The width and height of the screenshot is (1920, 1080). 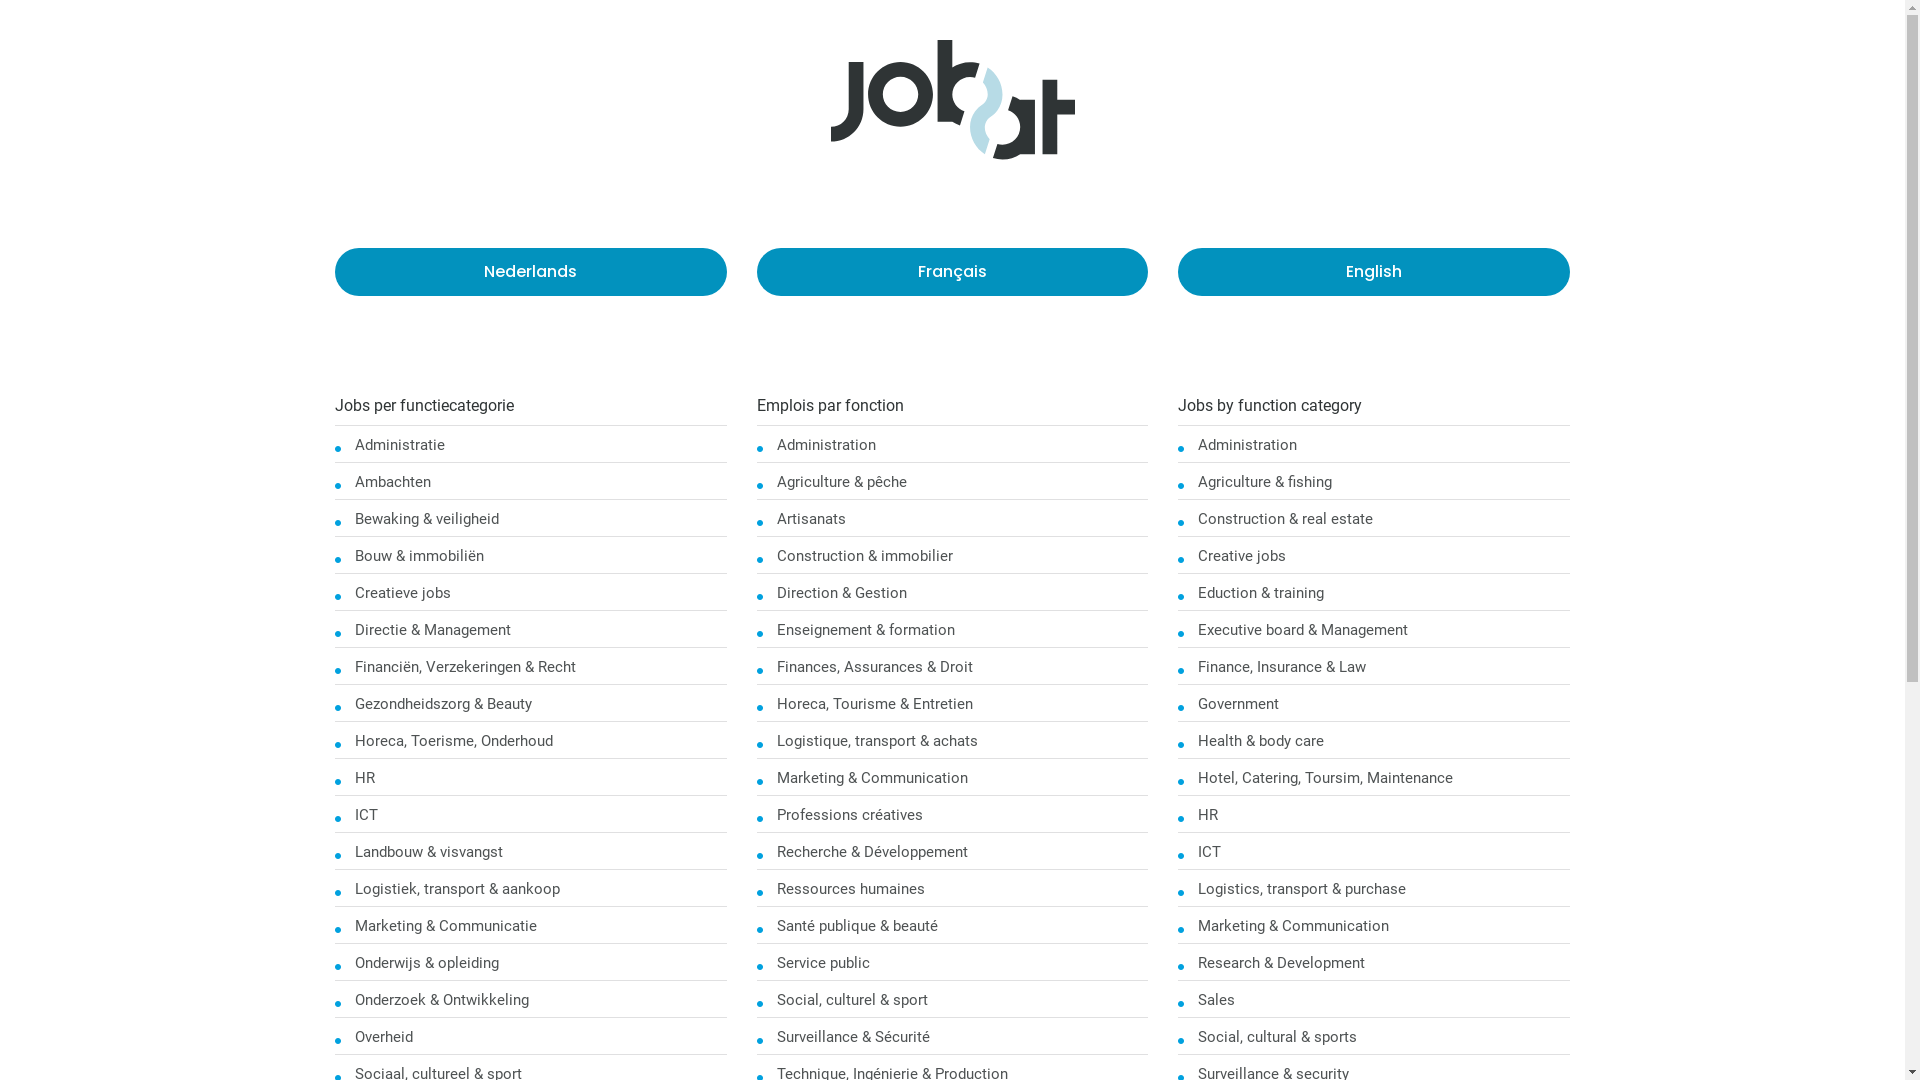 What do you see at coordinates (865, 628) in the screenshot?
I see `'Enseignement & formation'` at bounding box center [865, 628].